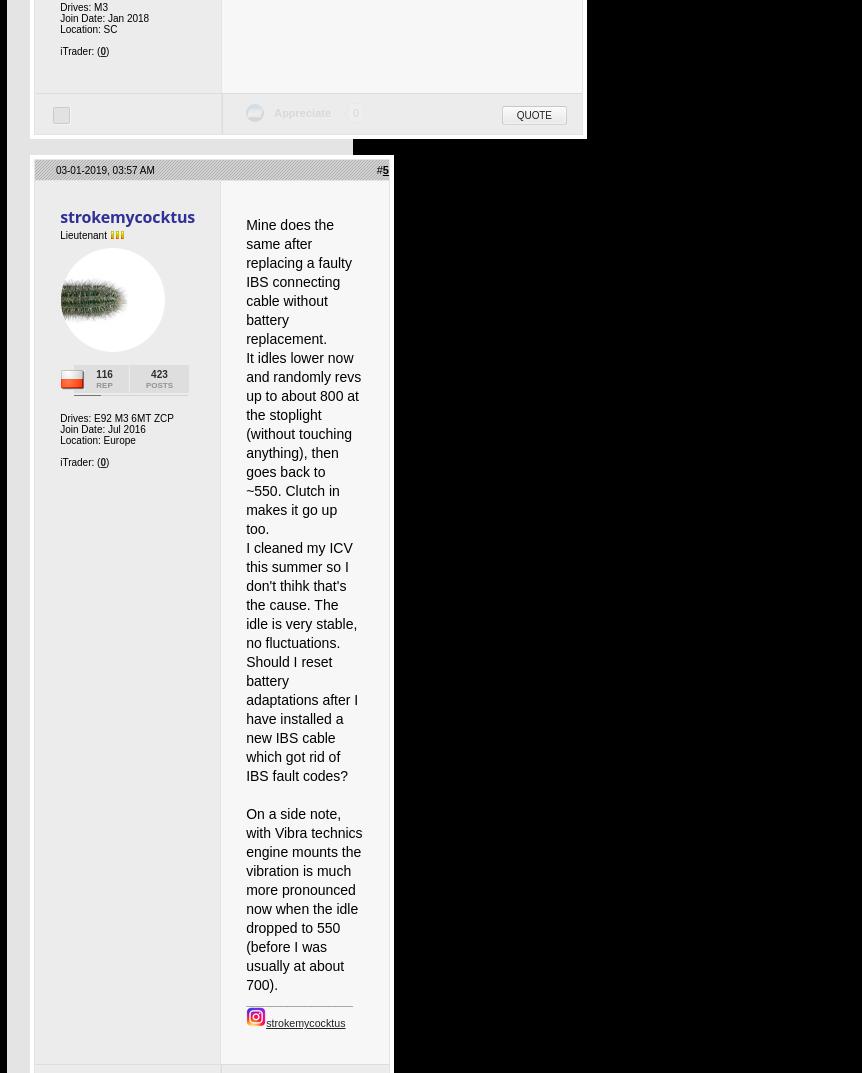 The image size is (862, 1073). What do you see at coordinates (298, 280) in the screenshot?
I see `'Mine does the same after replacing a faulty IBS connecting cable without battery replacement.'` at bounding box center [298, 280].